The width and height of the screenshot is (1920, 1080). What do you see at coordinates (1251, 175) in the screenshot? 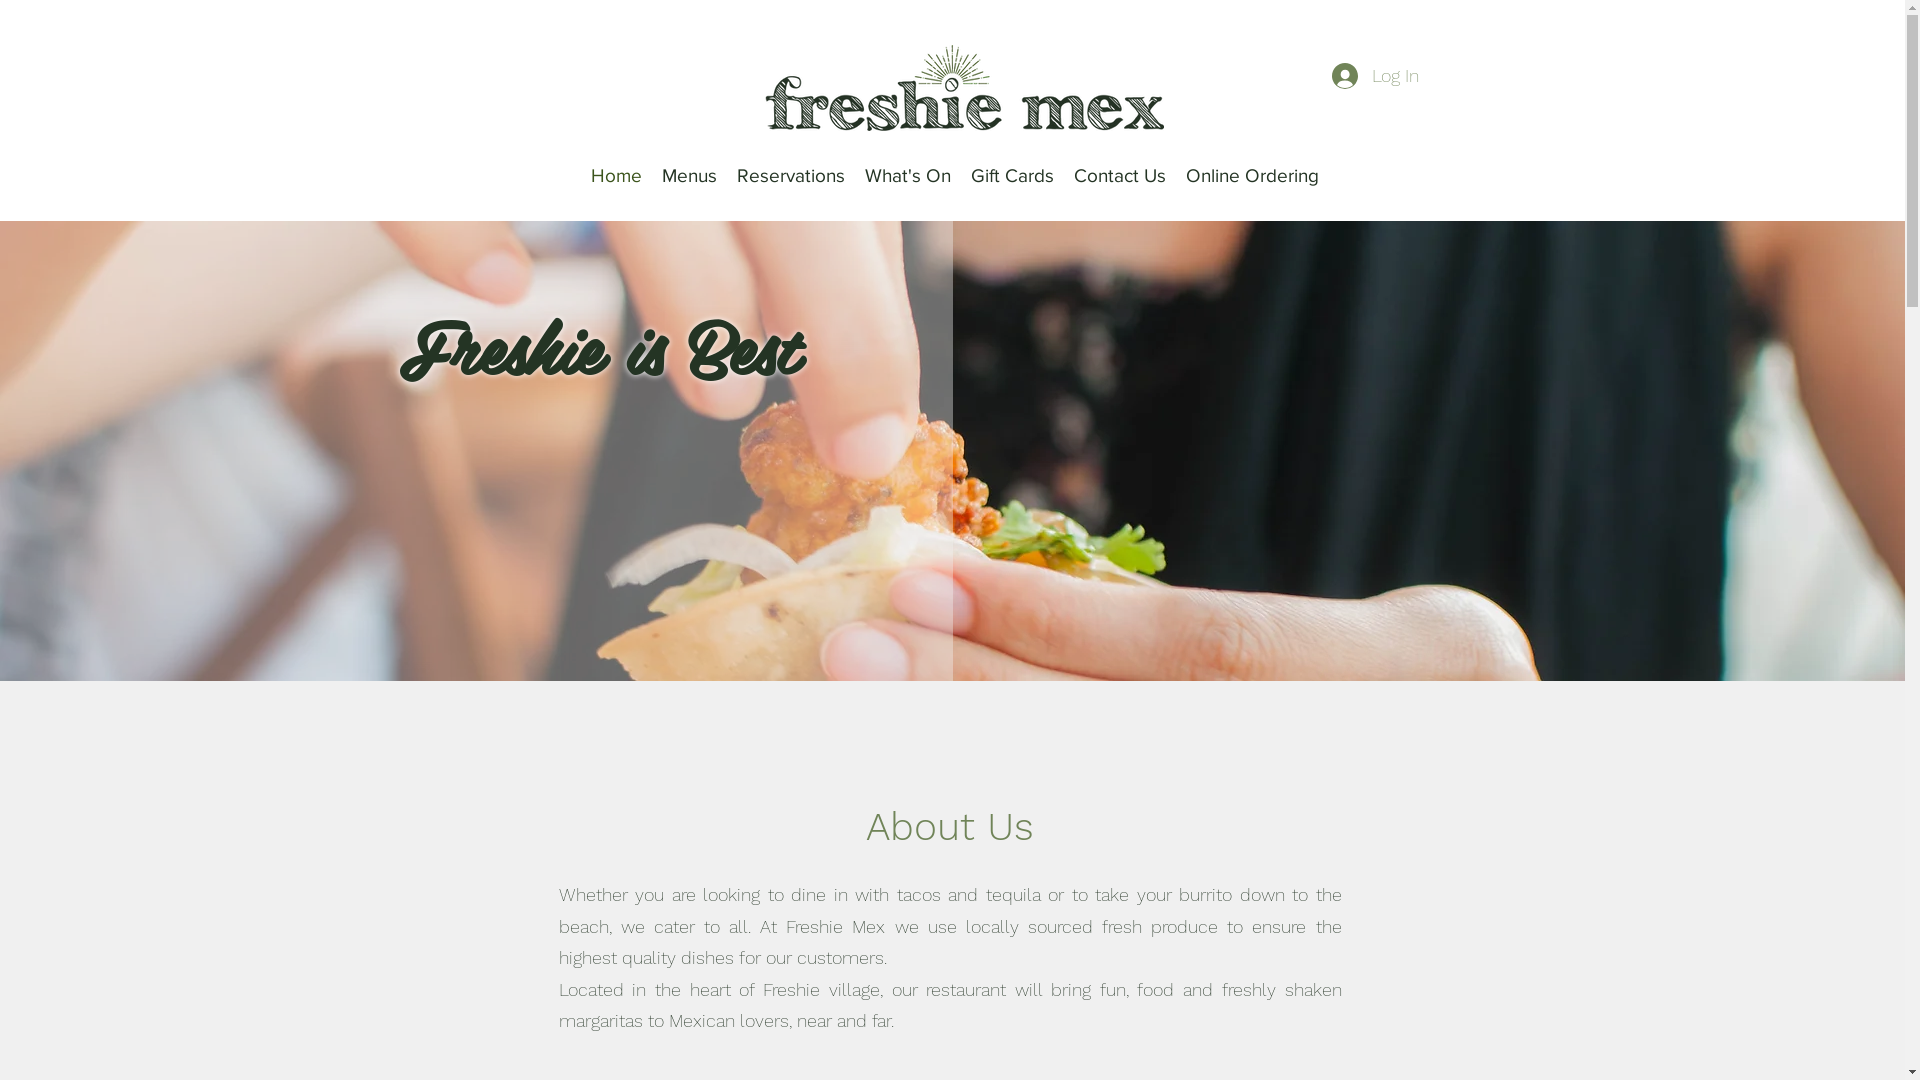
I see `'Online Ordering'` at bounding box center [1251, 175].